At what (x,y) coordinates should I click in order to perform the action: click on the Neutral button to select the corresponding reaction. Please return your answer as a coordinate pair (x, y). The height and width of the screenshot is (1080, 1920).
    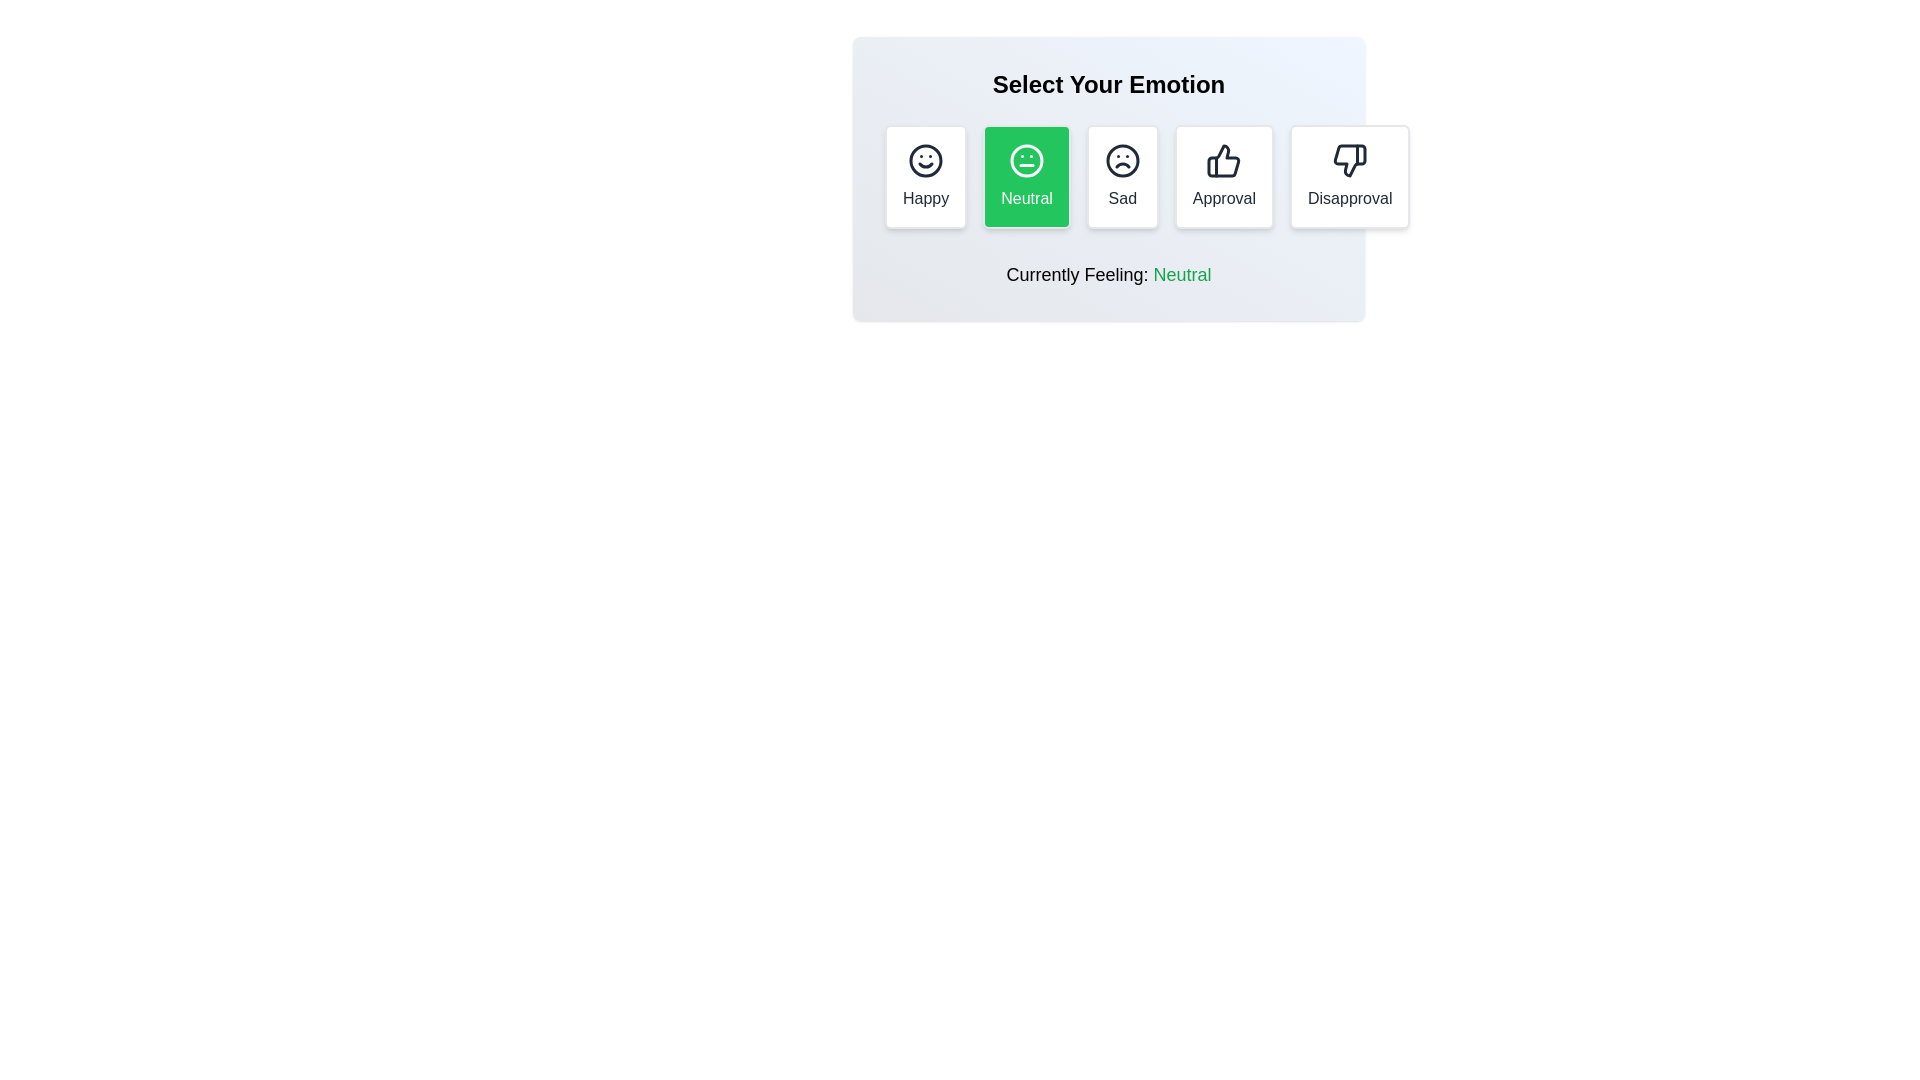
    Looking at the image, I should click on (1027, 176).